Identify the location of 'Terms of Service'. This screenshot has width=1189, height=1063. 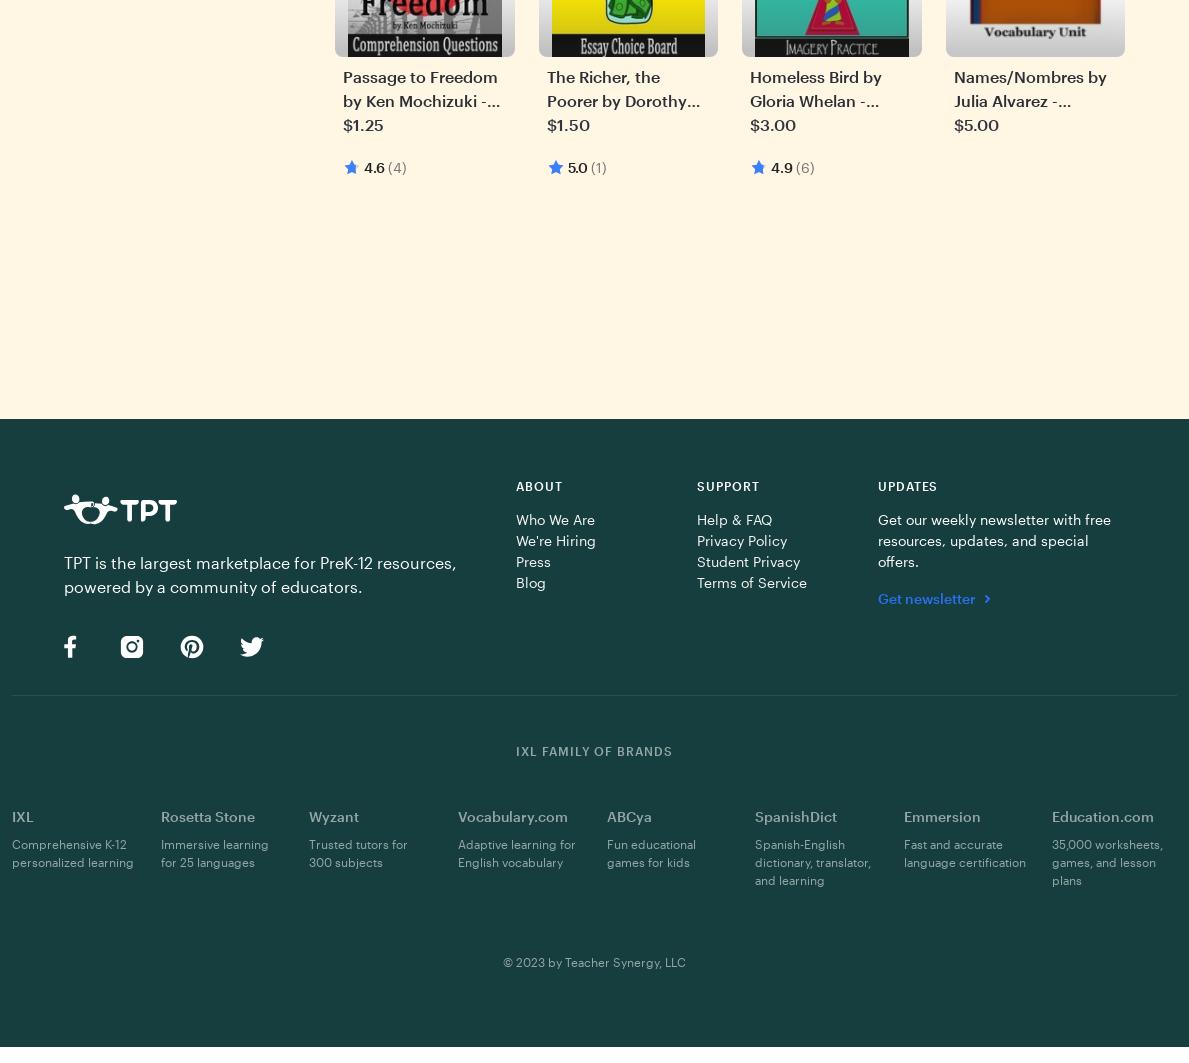
(749, 581).